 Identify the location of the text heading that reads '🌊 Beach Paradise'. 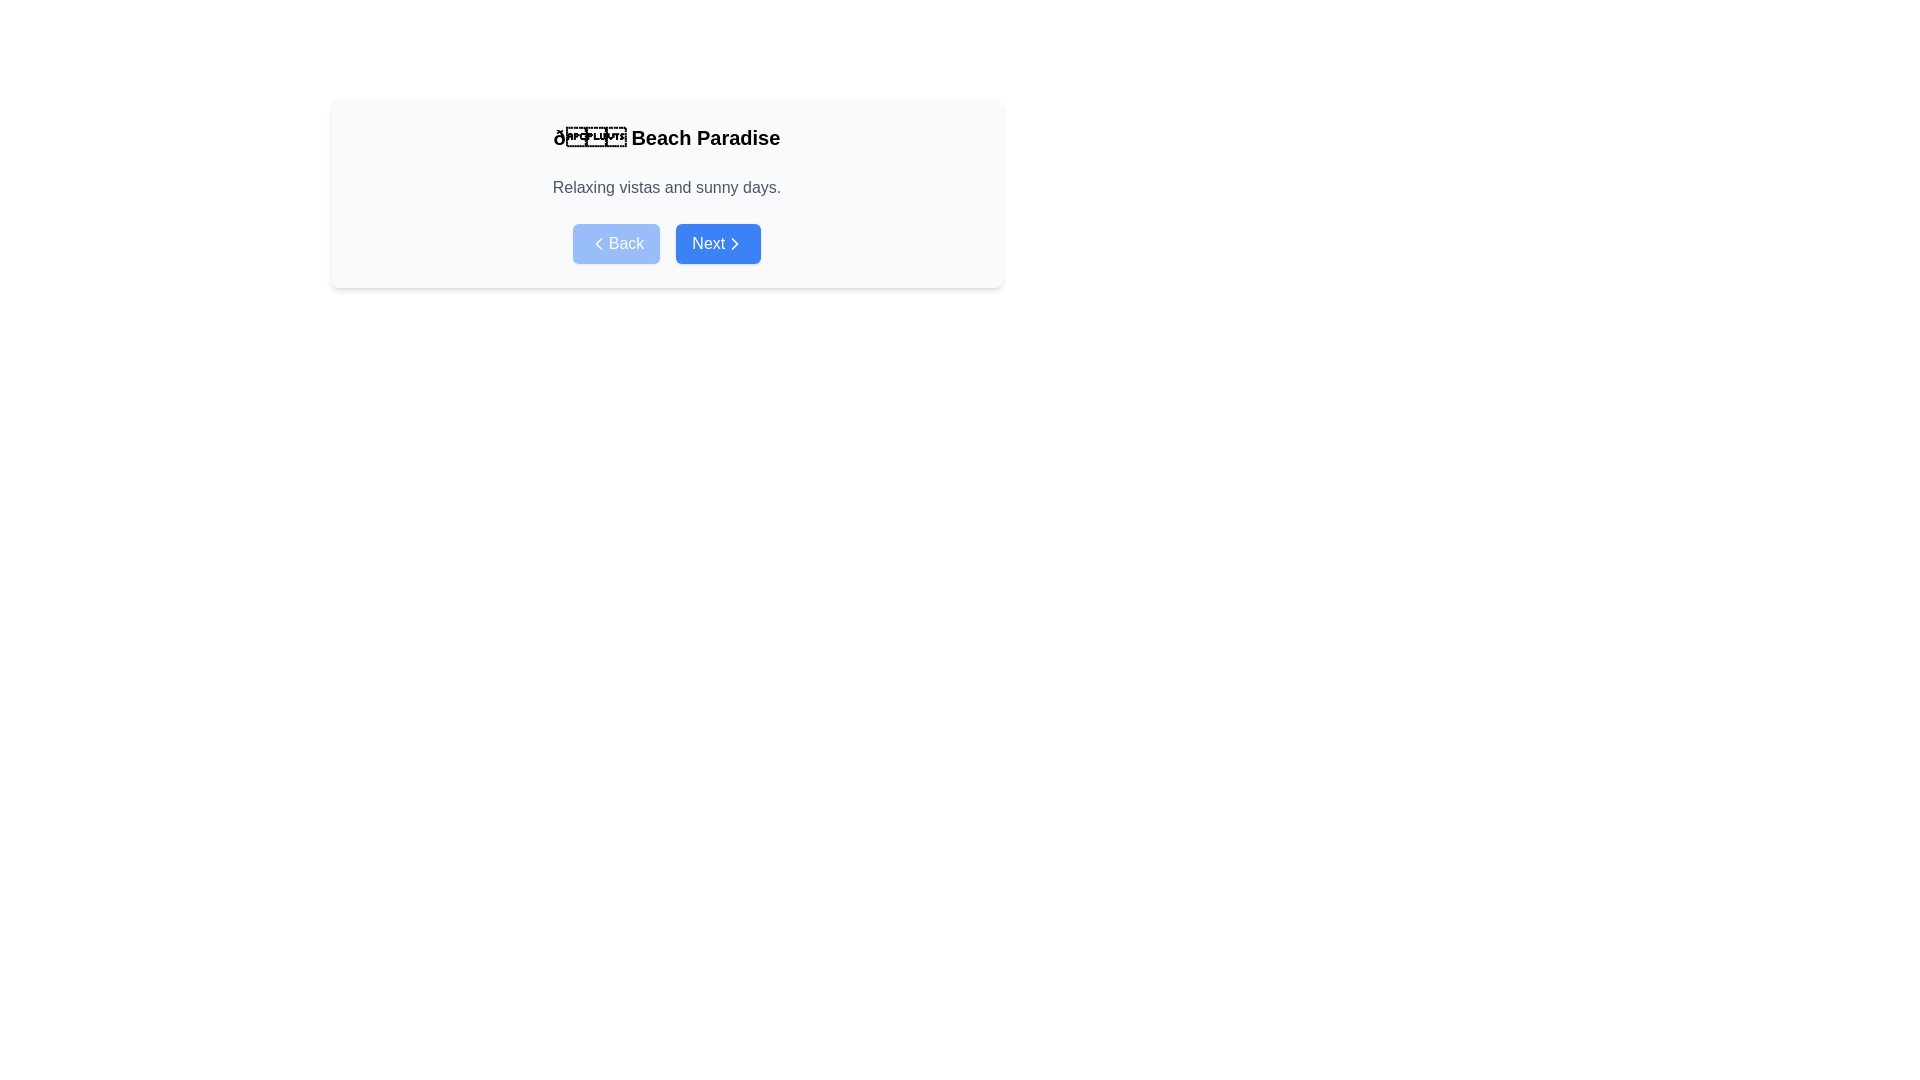
(667, 137).